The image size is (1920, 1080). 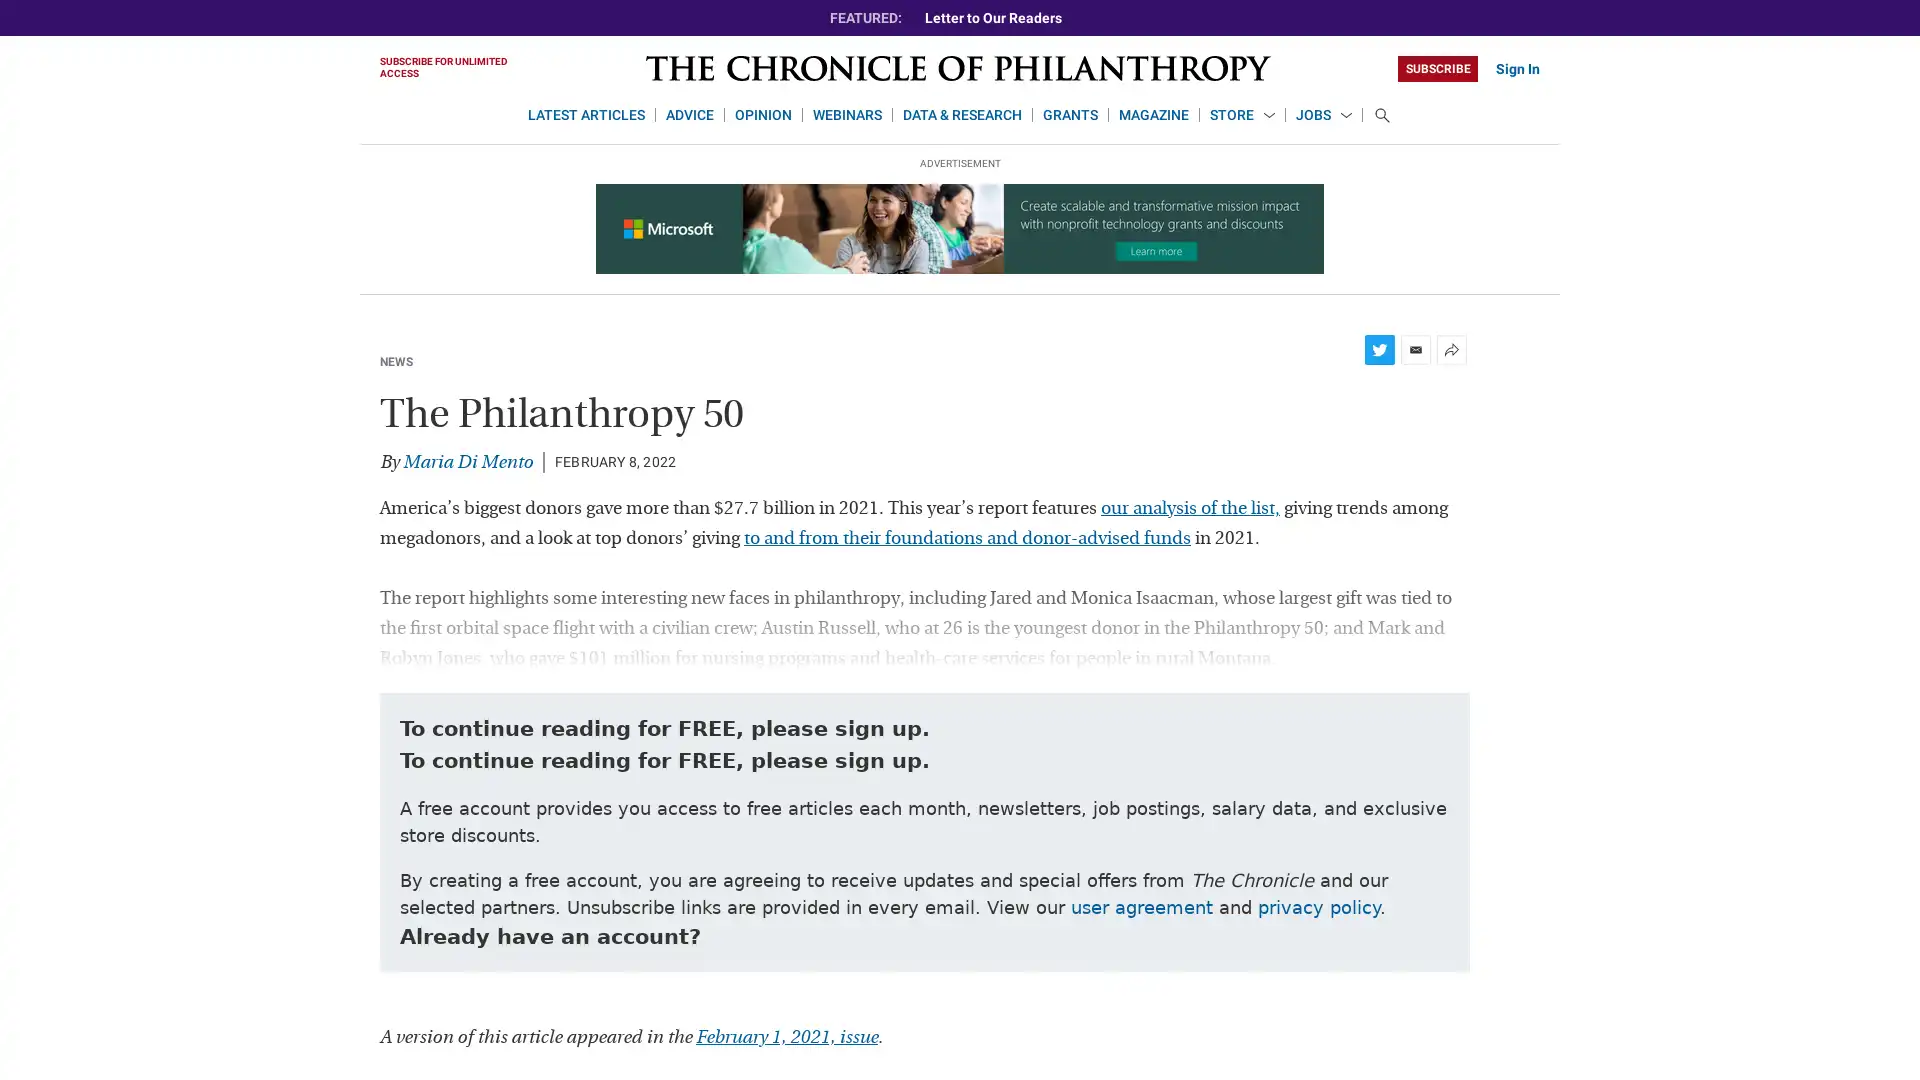 What do you see at coordinates (1381, 115) in the screenshot?
I see `Show Search` at bounding box center [1381, 115].